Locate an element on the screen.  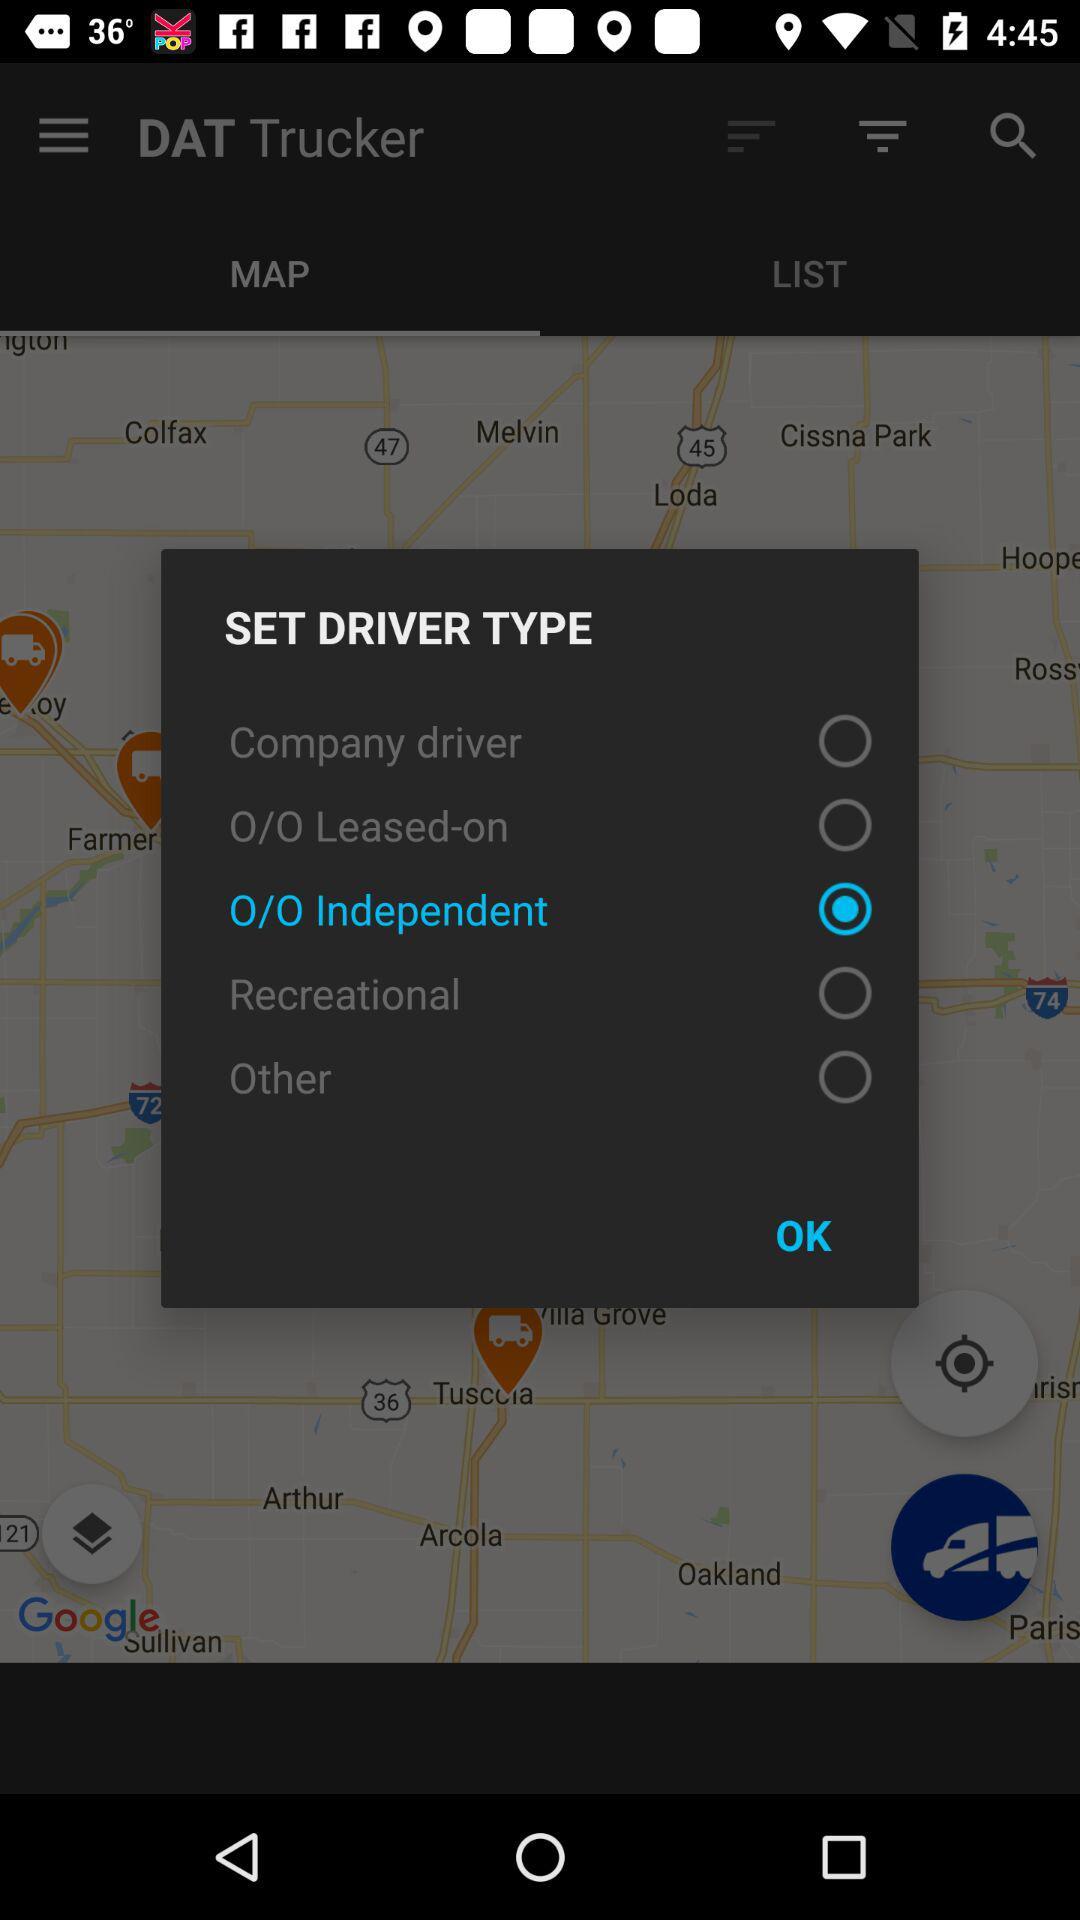
the ok icon is located at coordinates (802, 1233).